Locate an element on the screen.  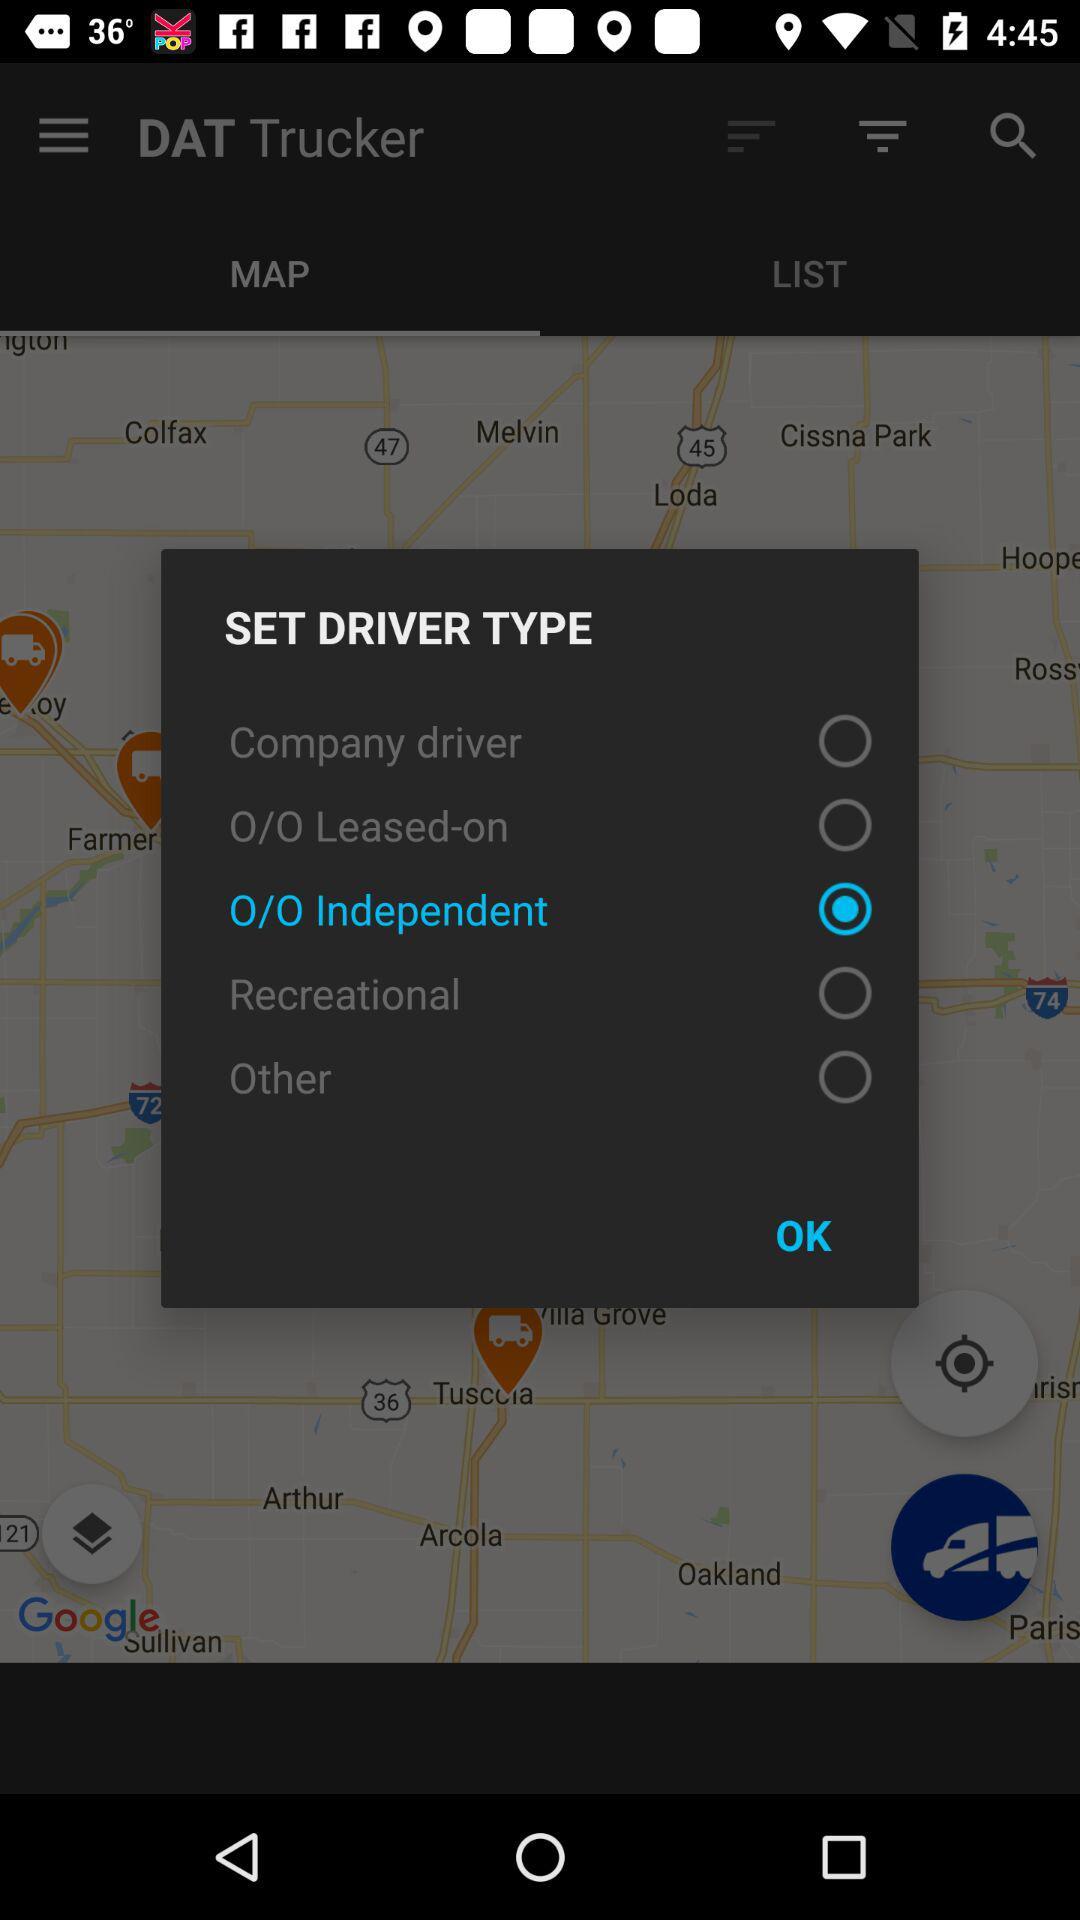
the ok icon is located at coordinates (802, 1233).